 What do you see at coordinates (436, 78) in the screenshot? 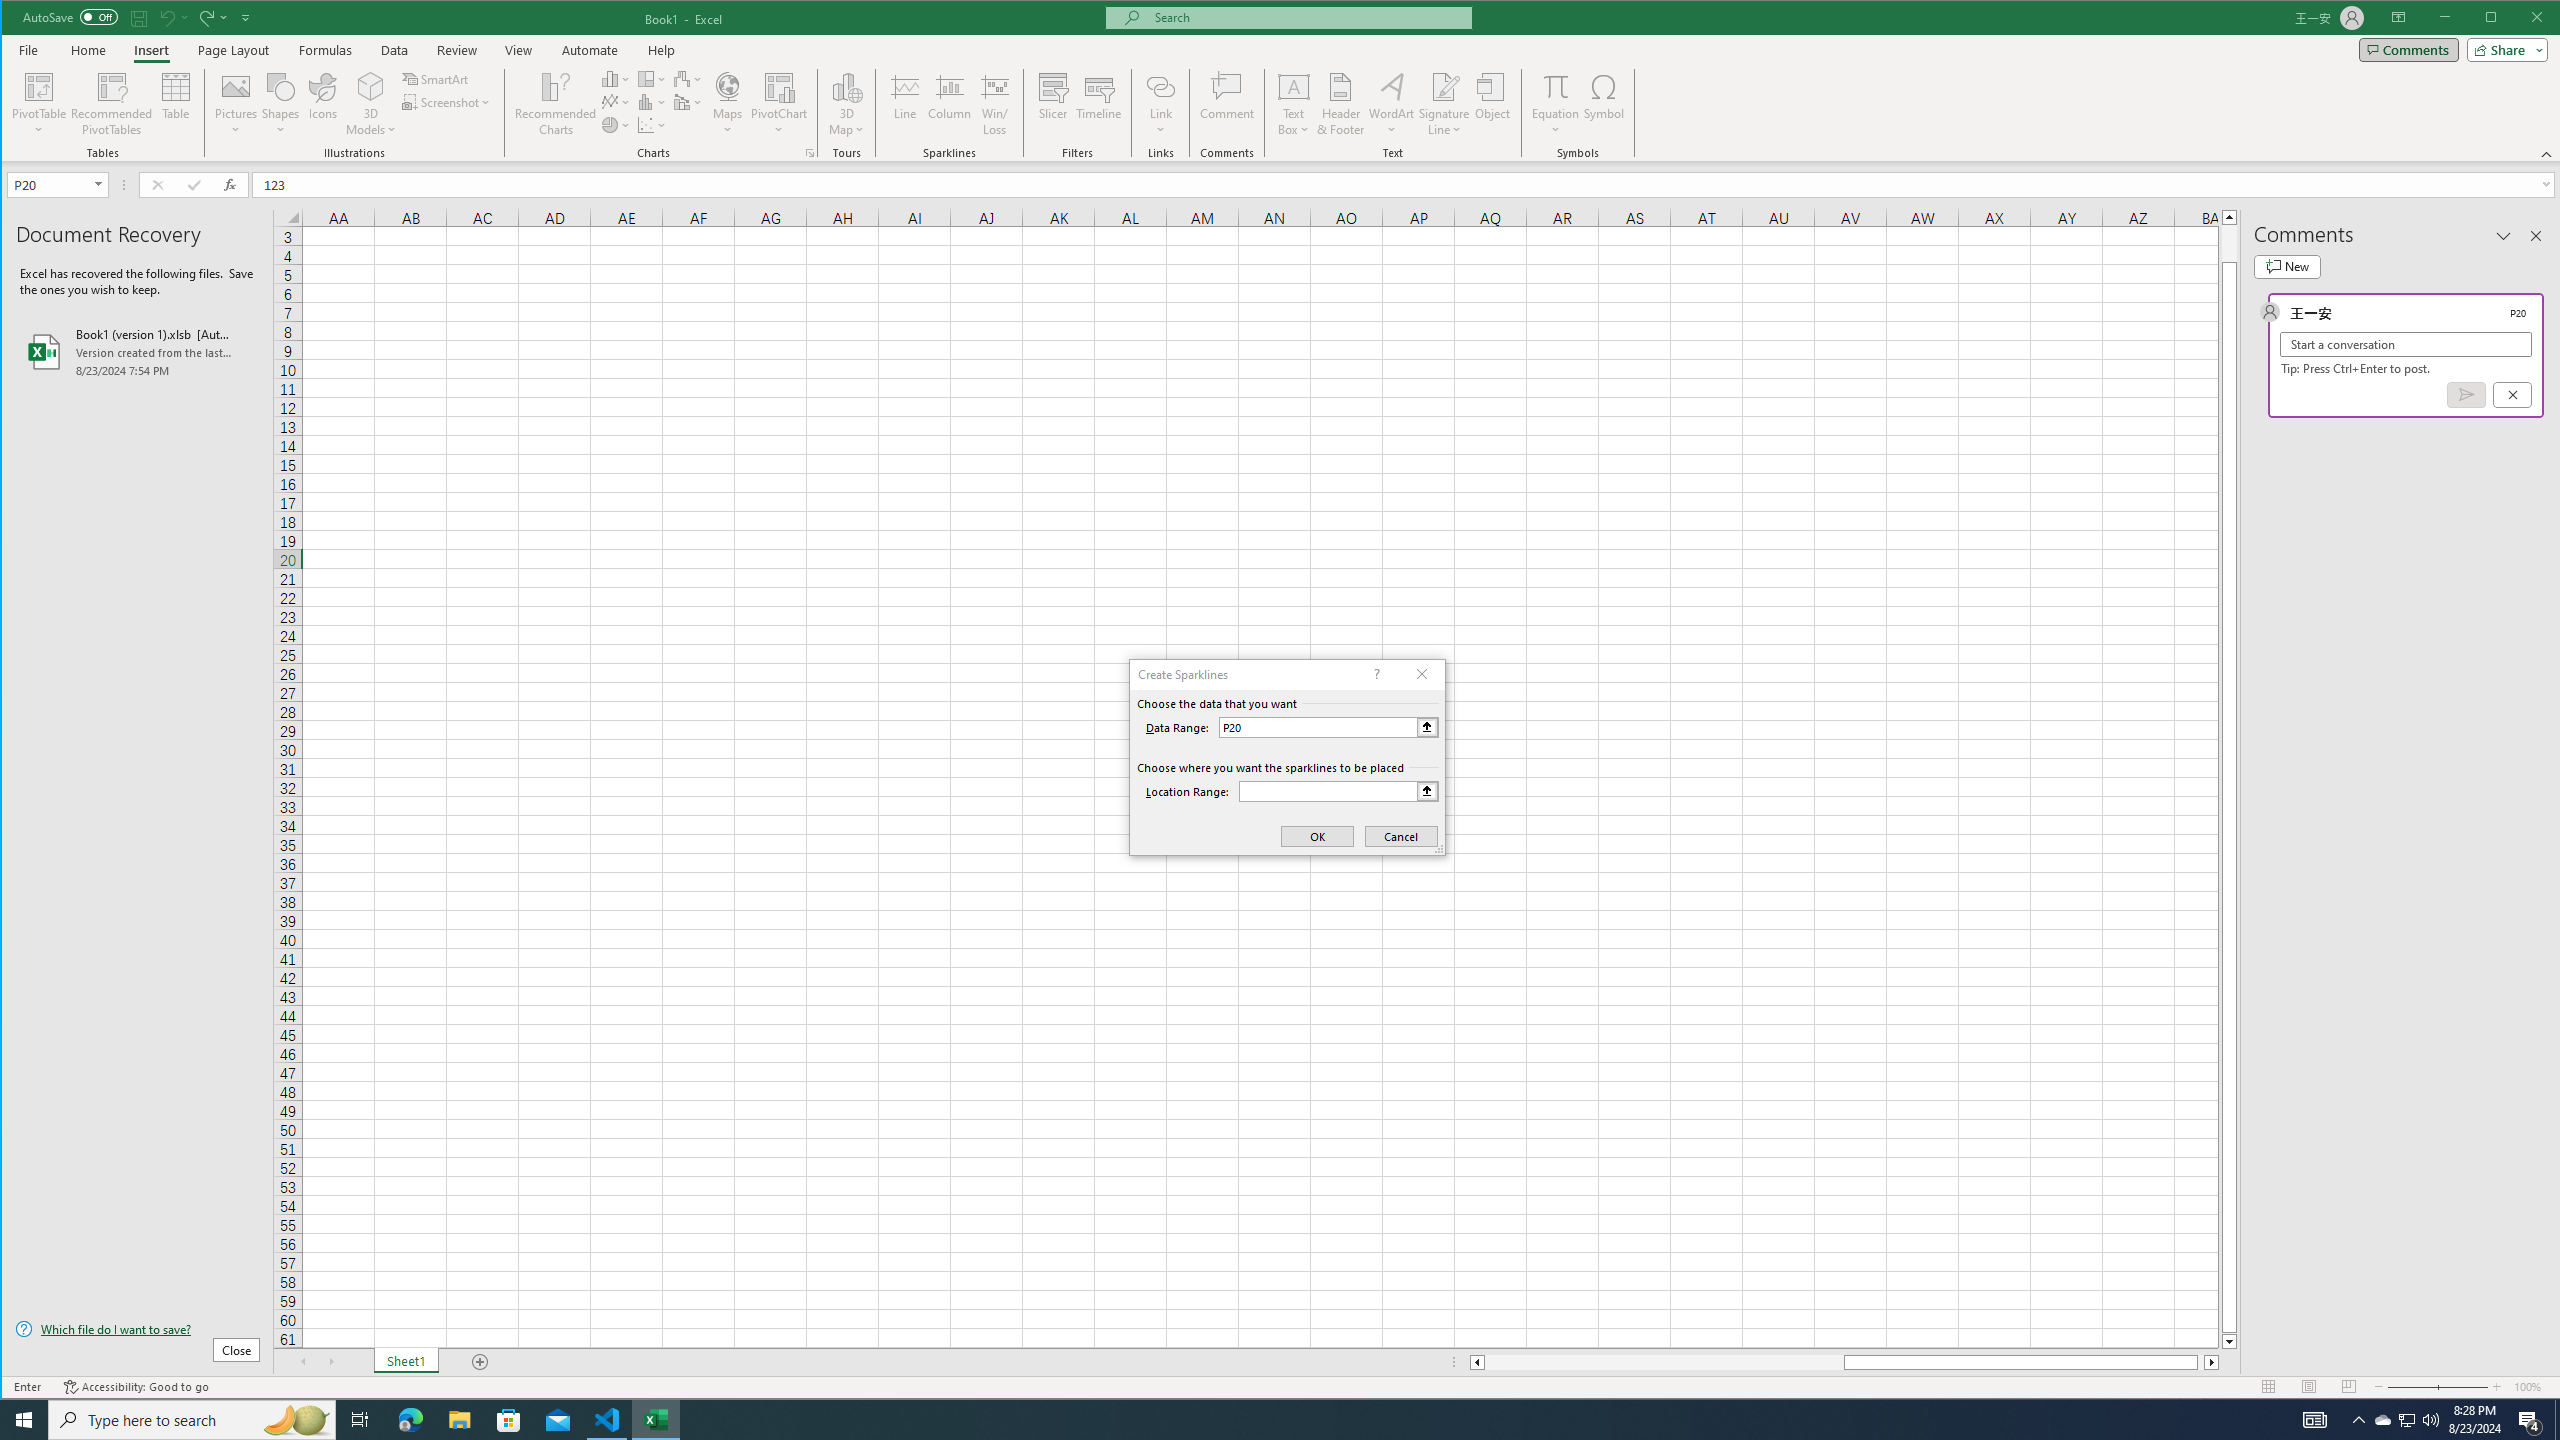
I see `'SmartArt...'` at bounding box center [436, 78].